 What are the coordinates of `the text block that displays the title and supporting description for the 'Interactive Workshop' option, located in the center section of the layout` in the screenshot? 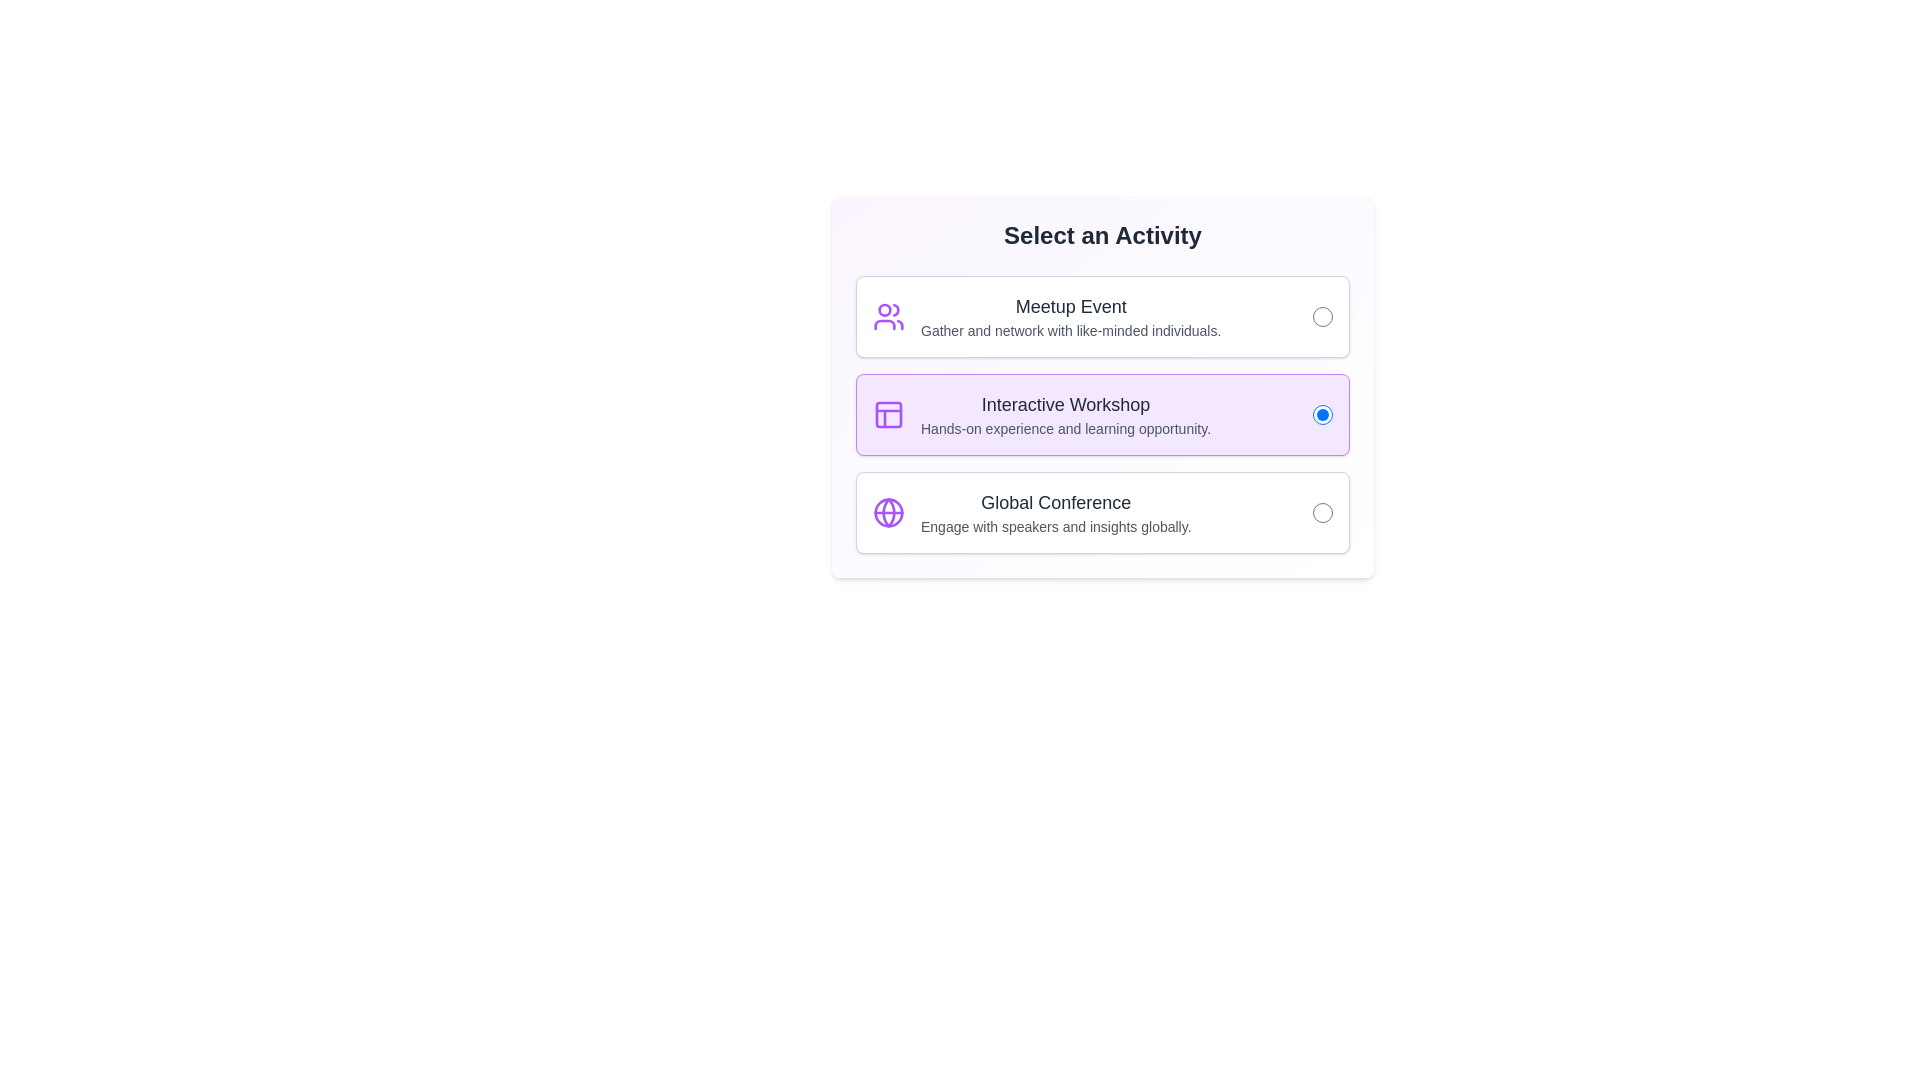 It's located at (1064, 414).